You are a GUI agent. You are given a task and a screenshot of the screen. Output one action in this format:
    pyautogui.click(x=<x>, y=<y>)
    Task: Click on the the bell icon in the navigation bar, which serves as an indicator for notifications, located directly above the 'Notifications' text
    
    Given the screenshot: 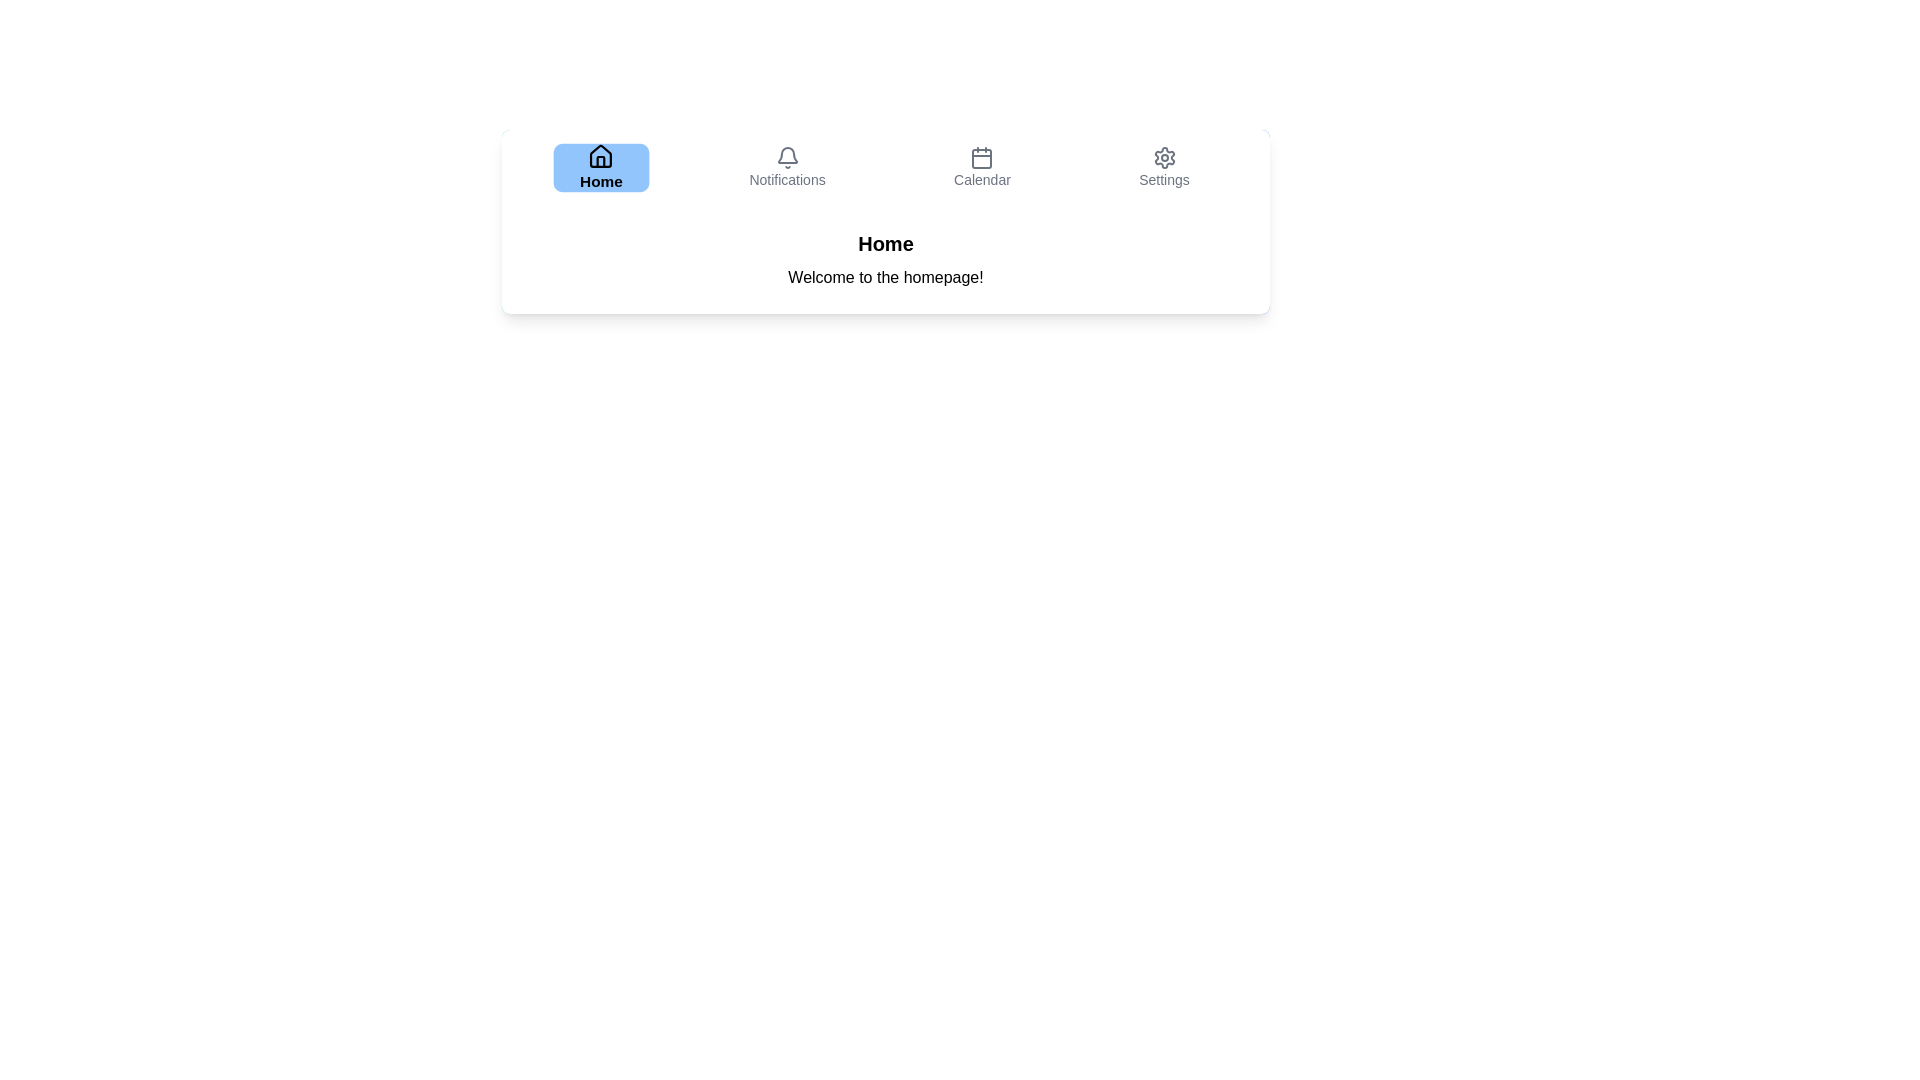 What is the action you would take?
    pyautogui.click(x=786, y=157)
    